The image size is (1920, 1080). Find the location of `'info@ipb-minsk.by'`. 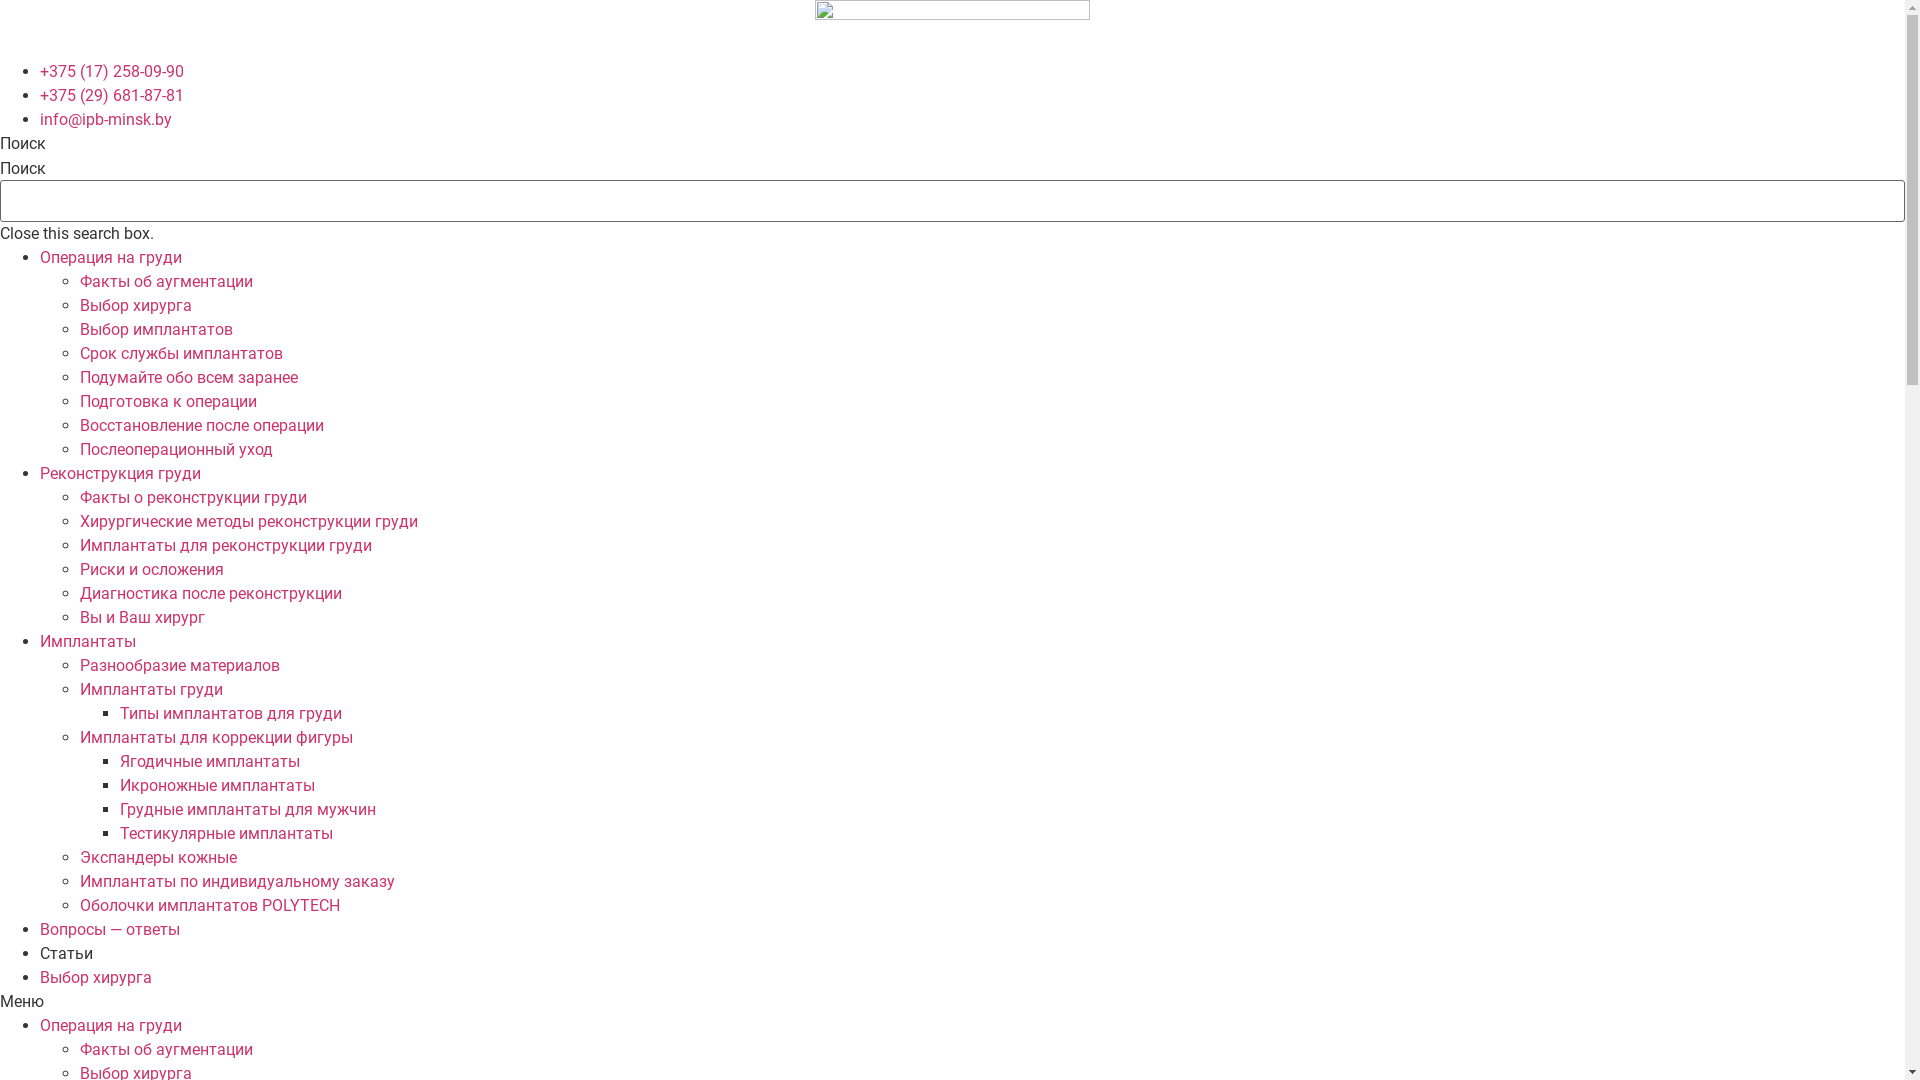

'info@ipb-minsk.by' is located at coordinates (39, 119).